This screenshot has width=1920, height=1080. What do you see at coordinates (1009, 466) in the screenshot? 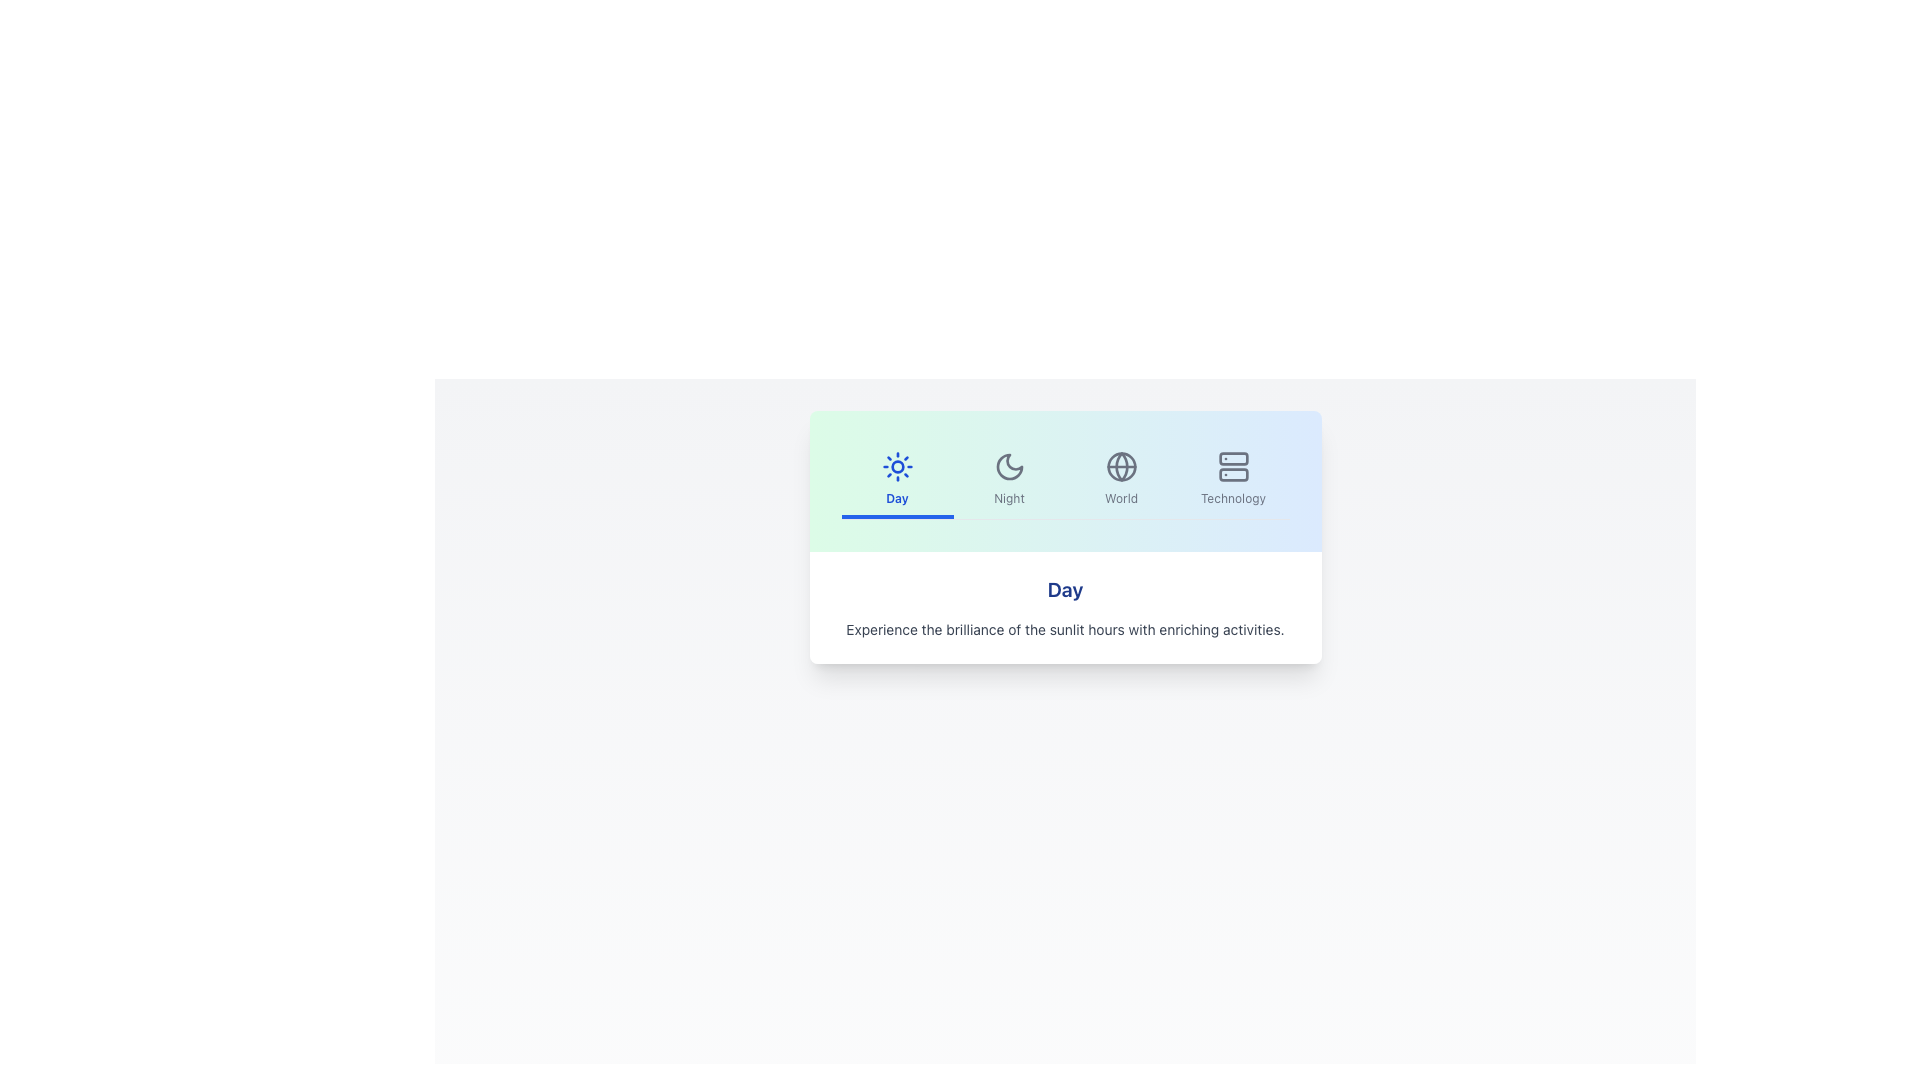
I see `the crescent moon icon located in the 'Night' tab of the horizontal navigation bar` at bounding box center [1009, 466].